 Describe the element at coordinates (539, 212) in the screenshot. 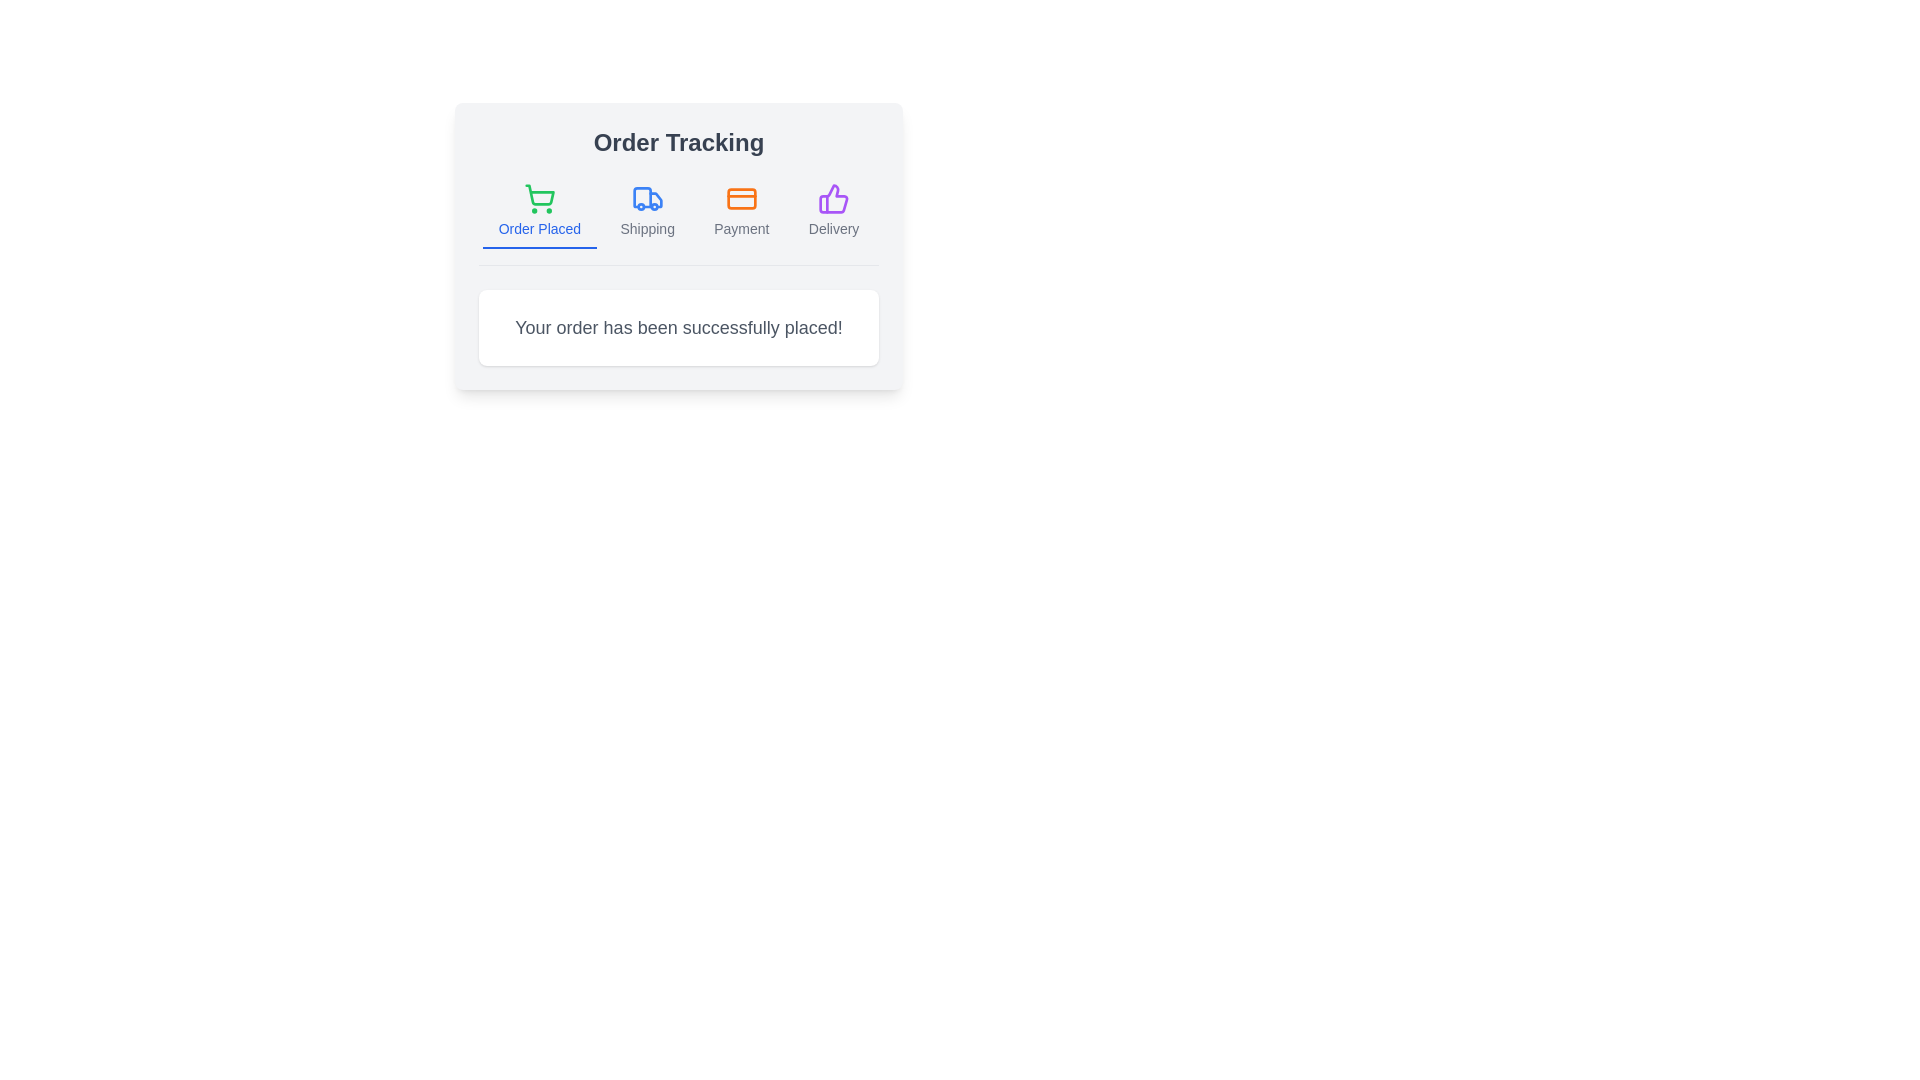

I see `the tab labeled Order Placed to activate it` at that location.